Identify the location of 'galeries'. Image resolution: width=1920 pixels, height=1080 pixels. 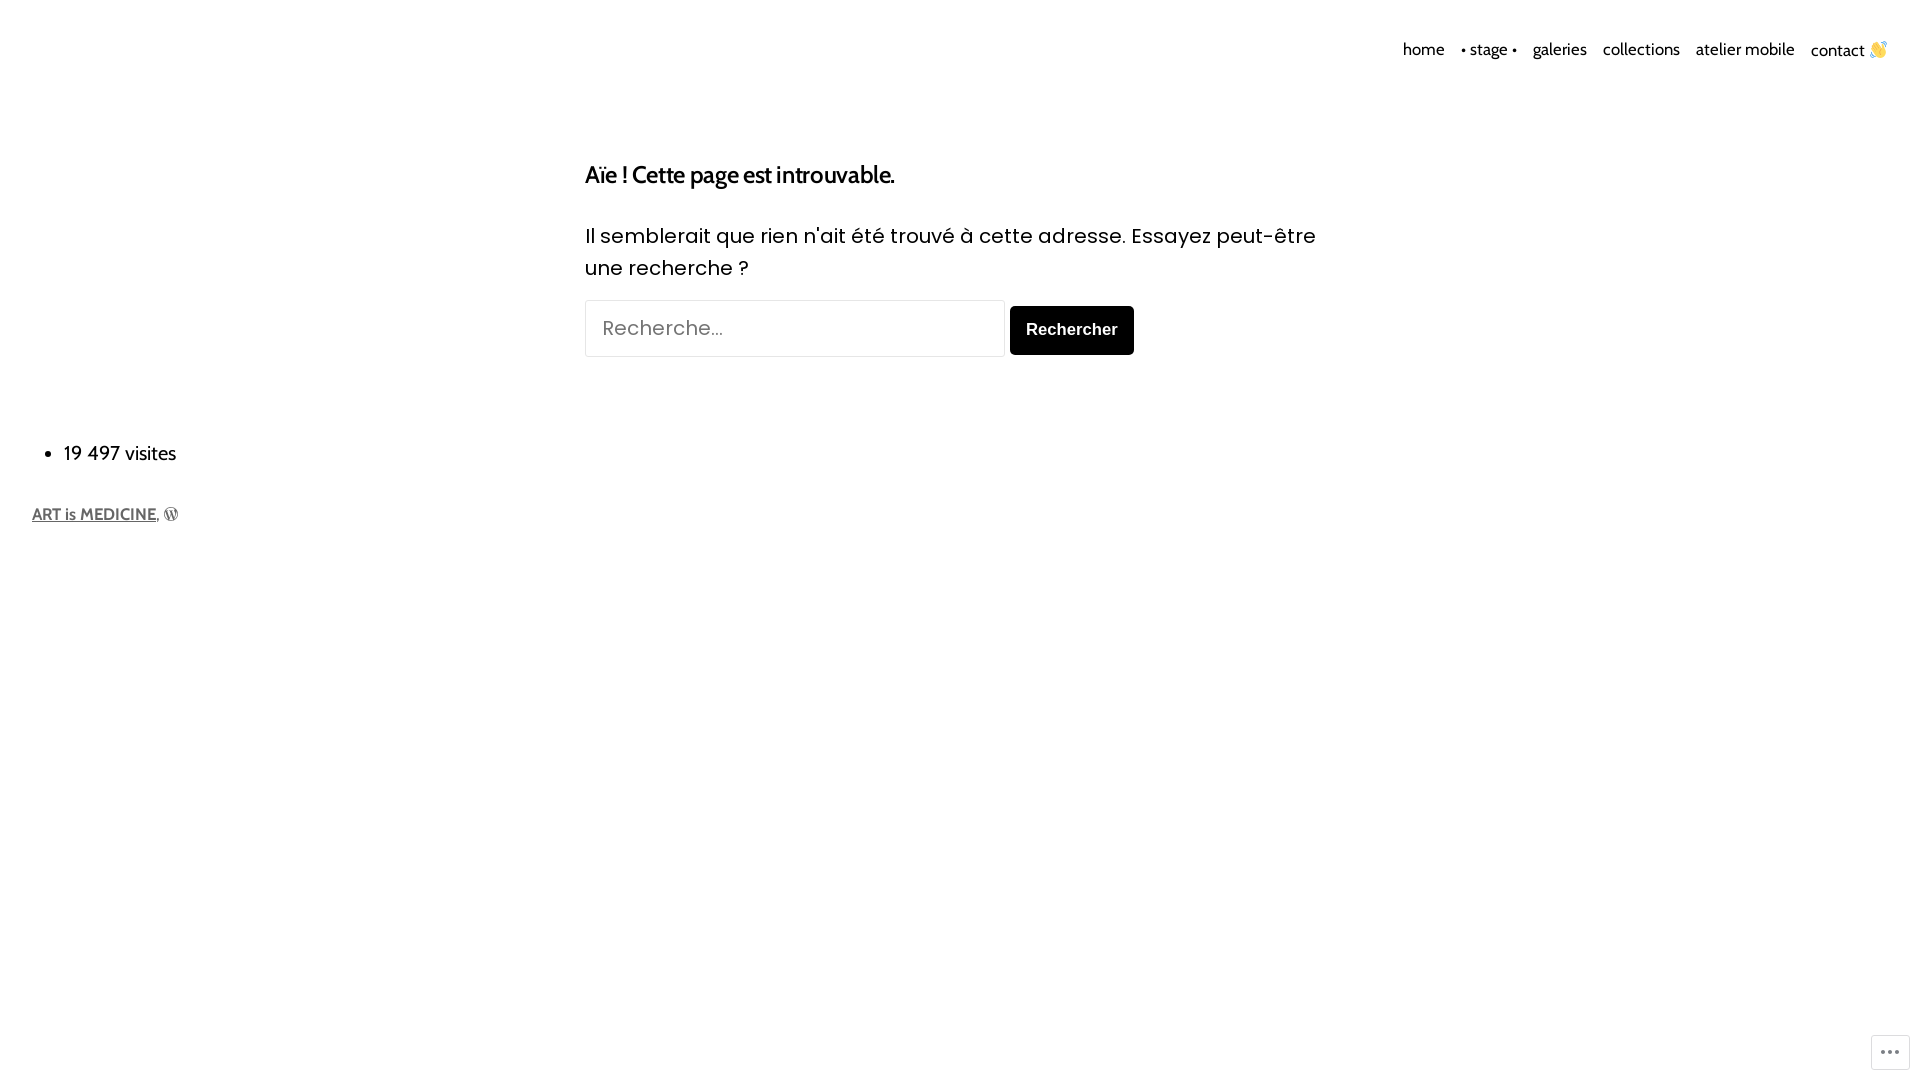
(1559, 49).